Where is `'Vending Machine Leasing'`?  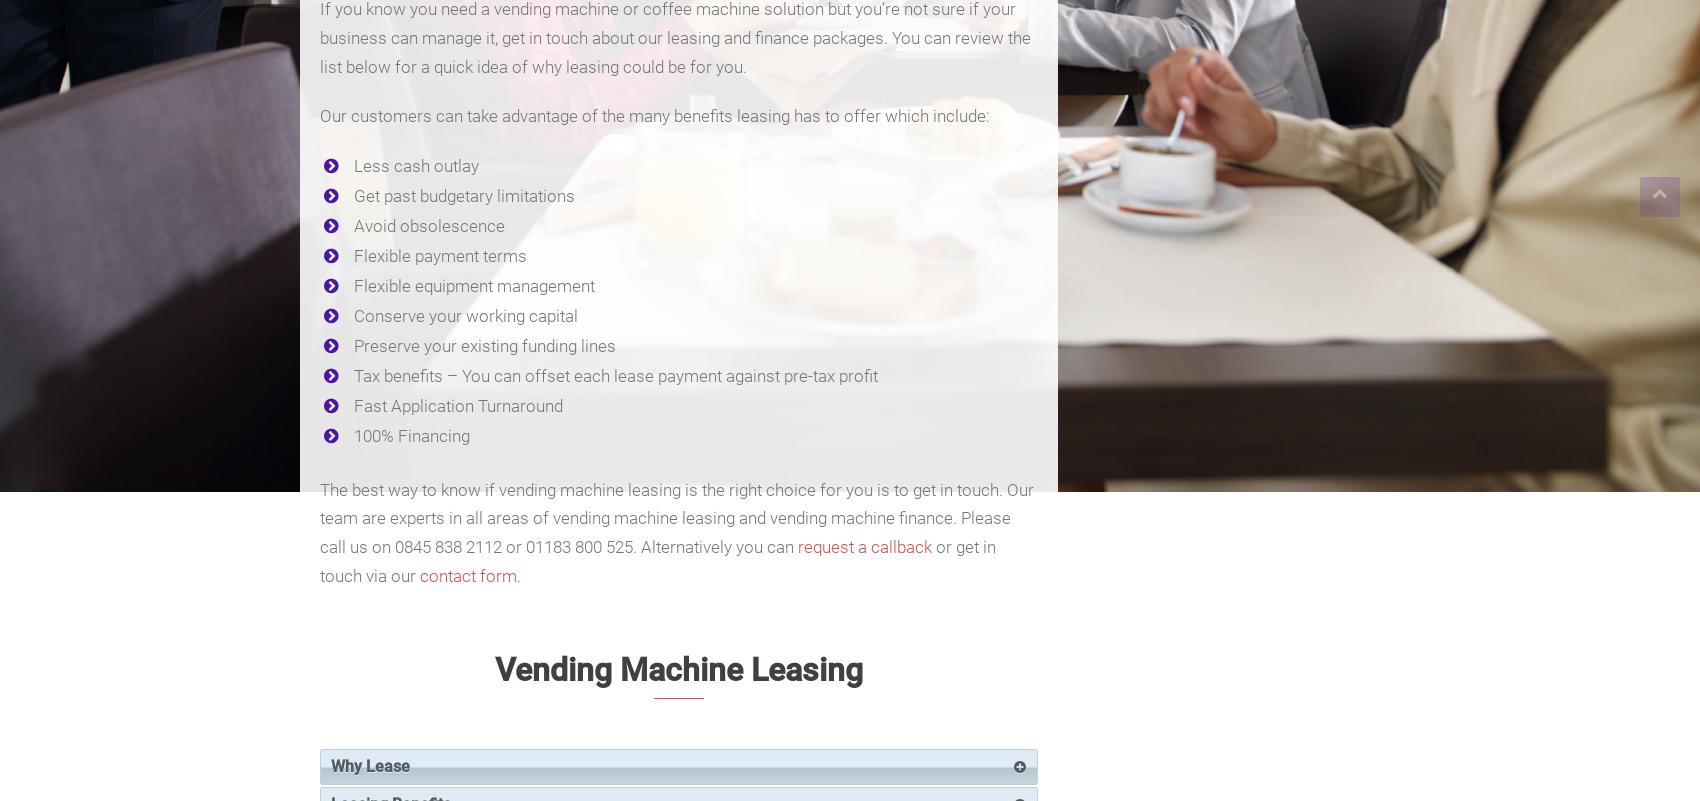 'Vending Machine Leasing' is located at coordinates (678, 670).